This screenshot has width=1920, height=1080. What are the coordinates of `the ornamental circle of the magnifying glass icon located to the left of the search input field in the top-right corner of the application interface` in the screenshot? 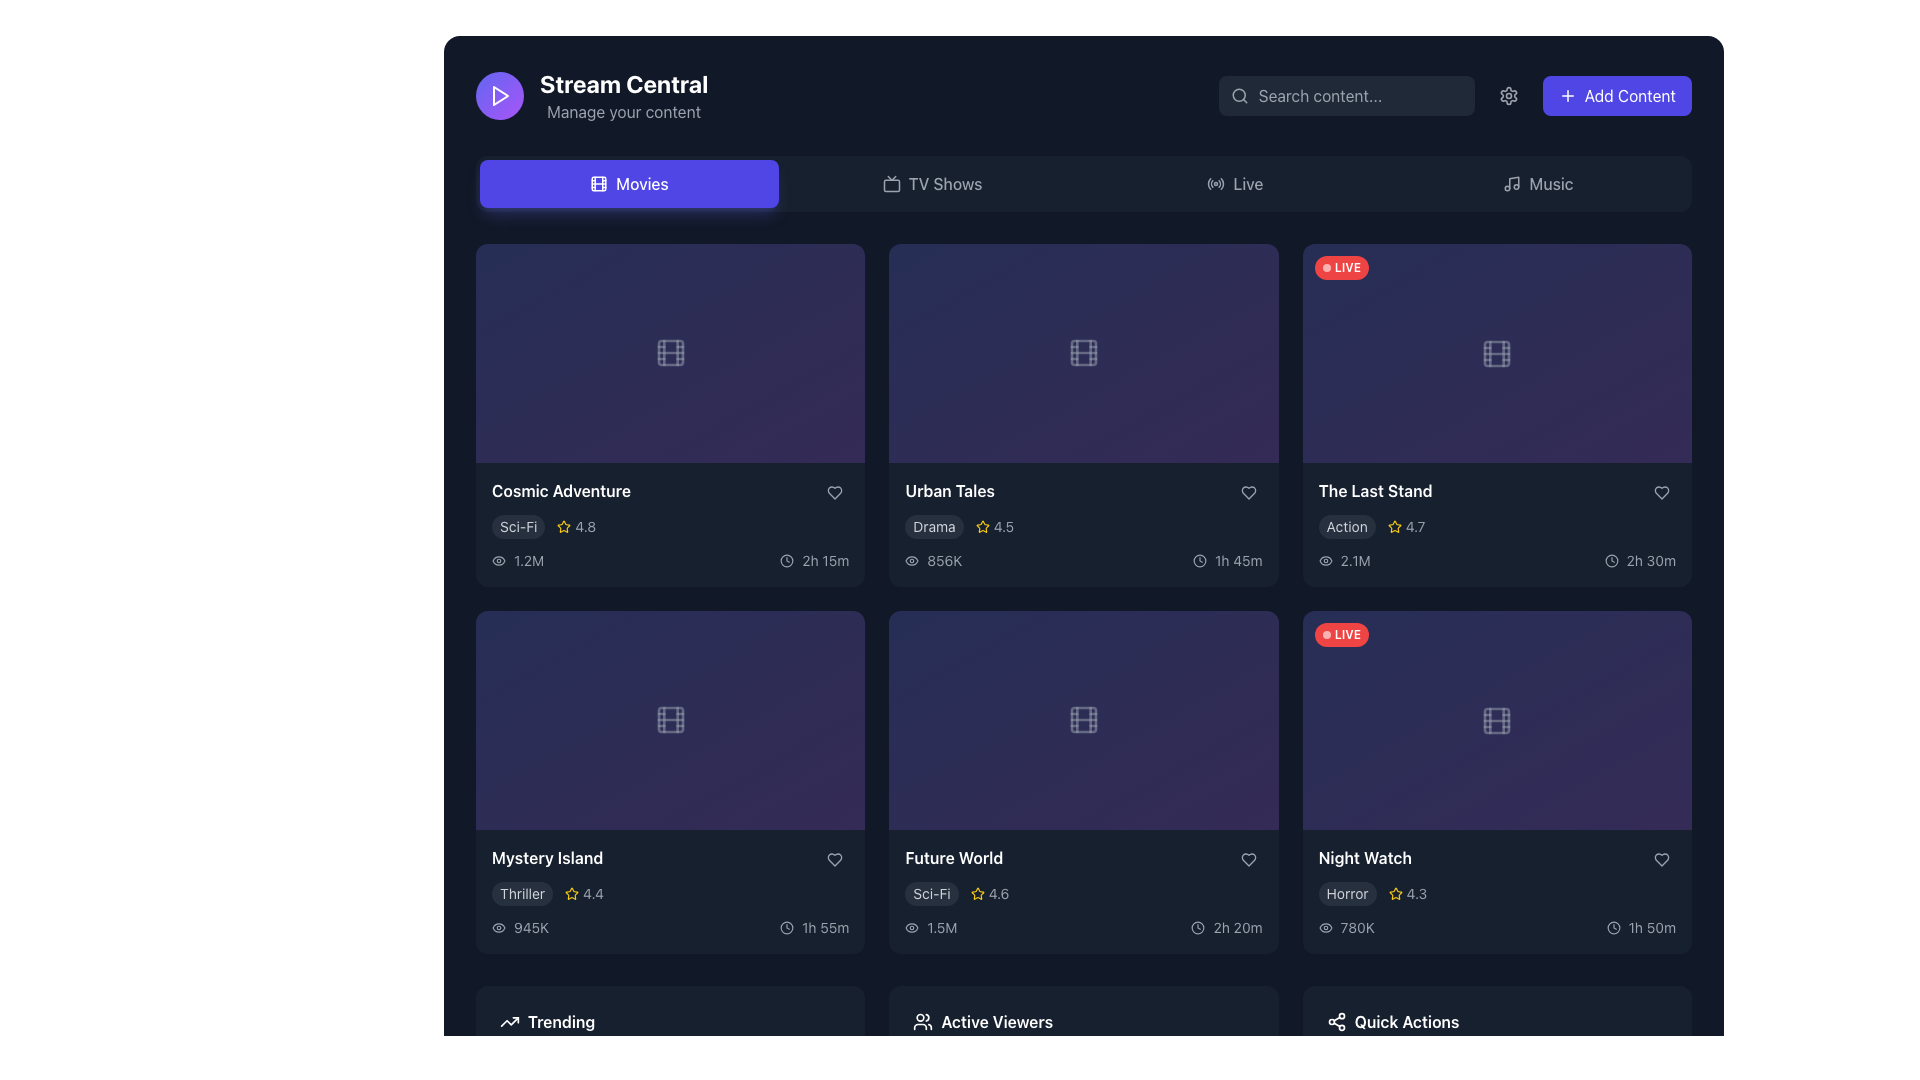 It's located at (1237, 95).